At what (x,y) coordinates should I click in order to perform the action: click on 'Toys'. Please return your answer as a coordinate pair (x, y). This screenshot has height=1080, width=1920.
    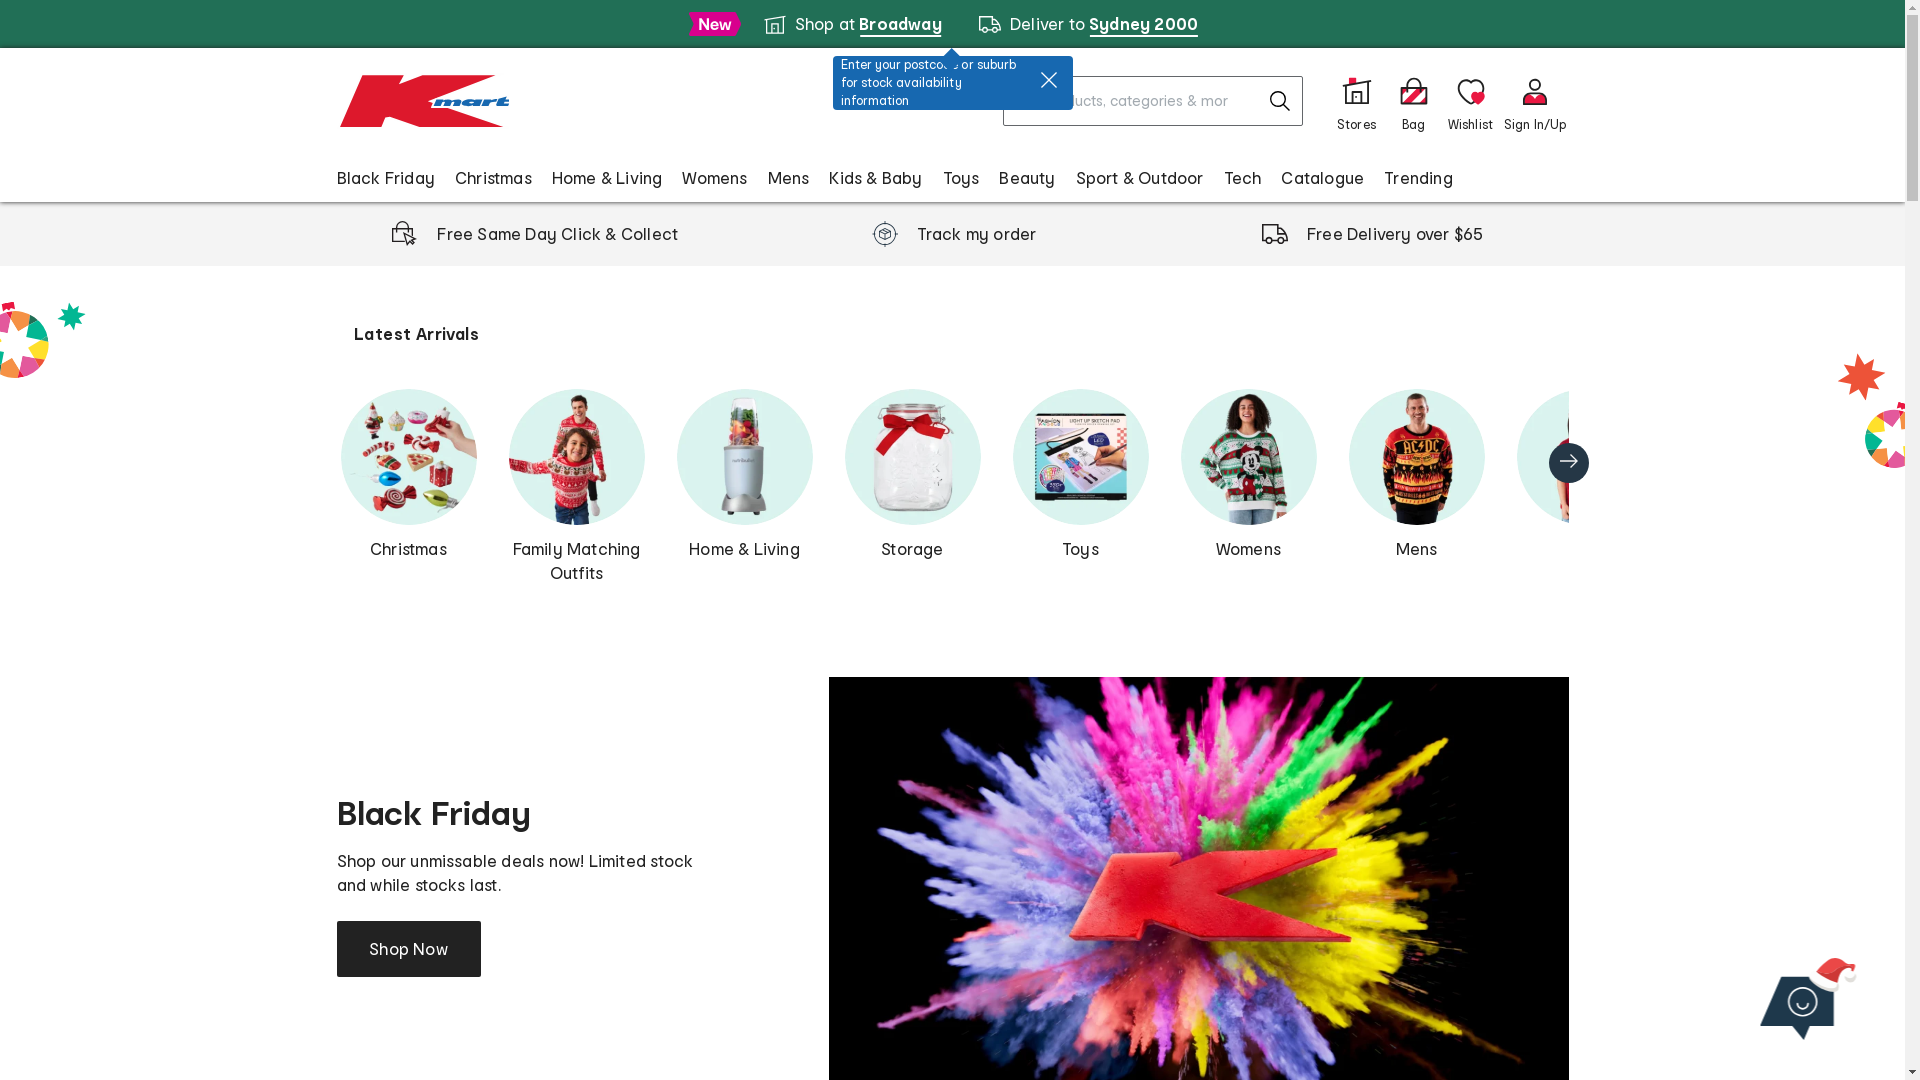
    Looking at the image, I should click on (1008, 474).